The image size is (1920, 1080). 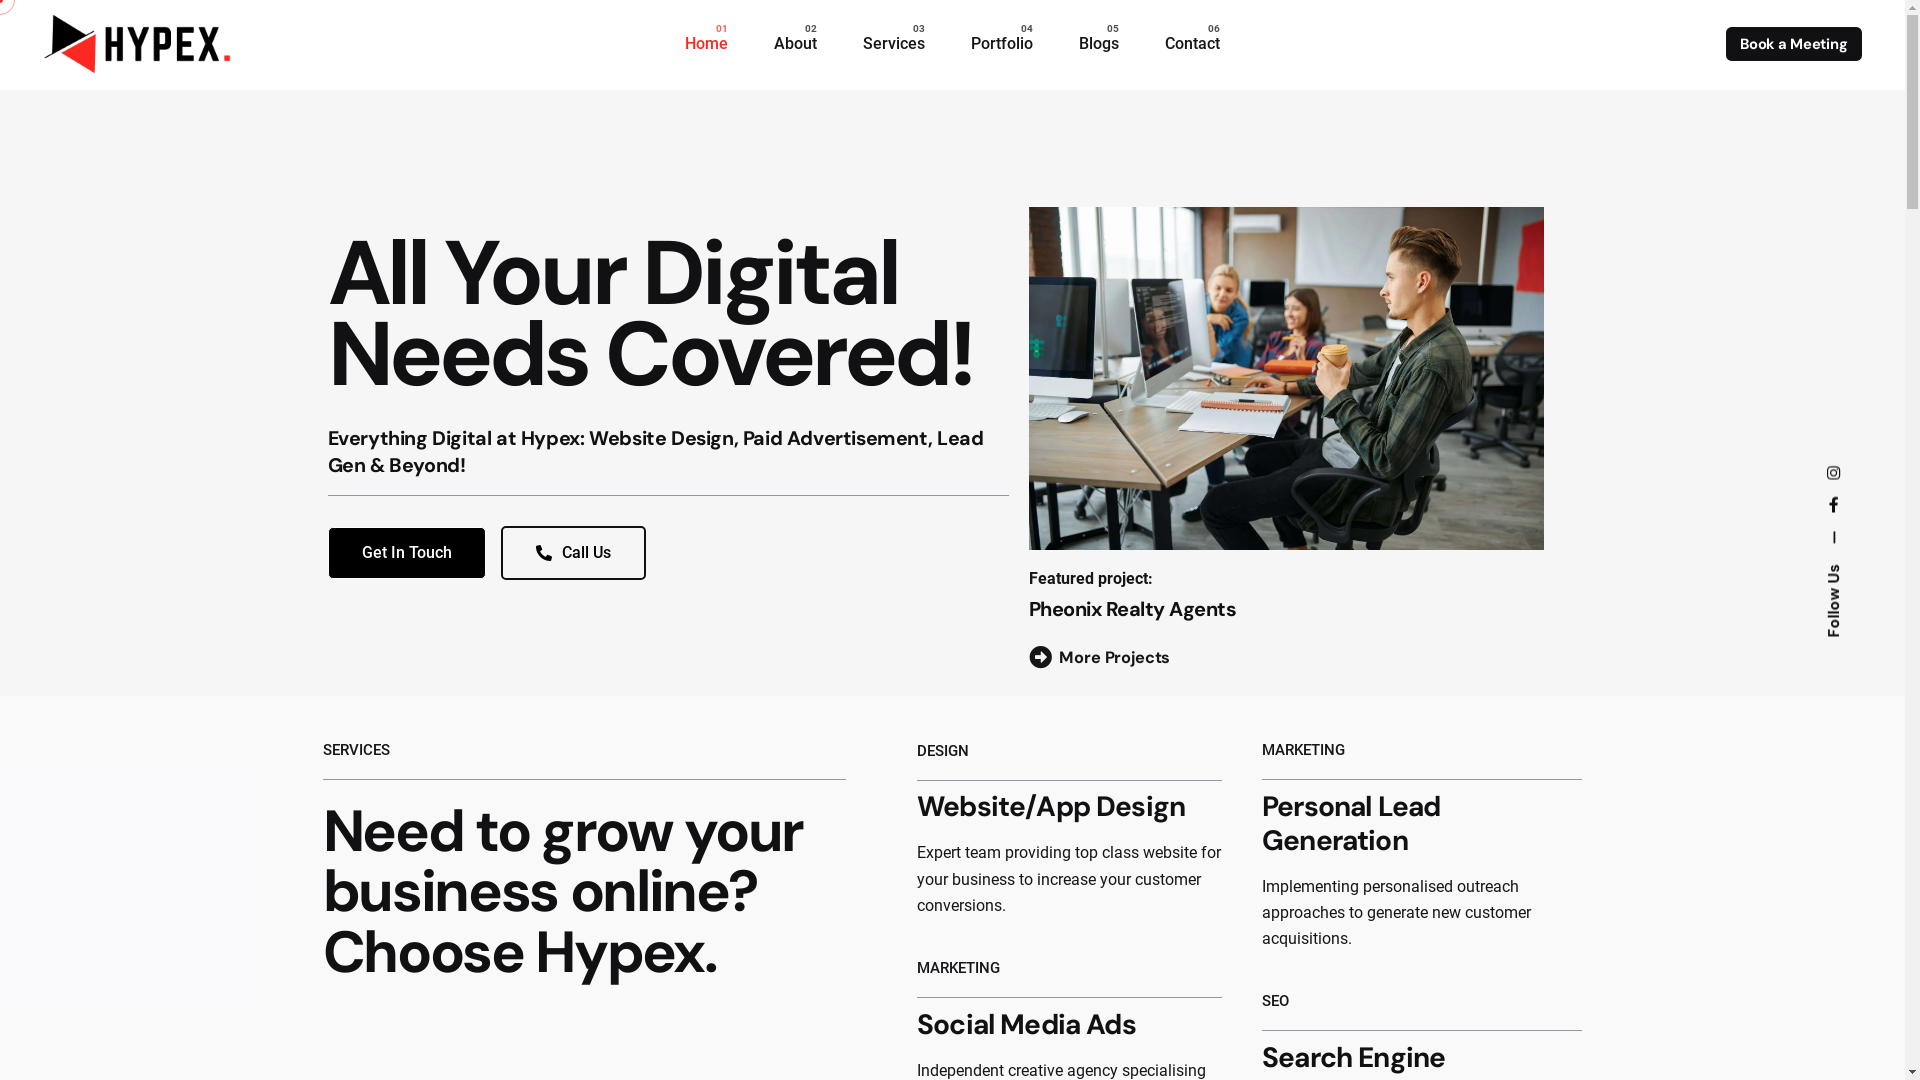 What do you see at coordinates (1132, 608) in the screenshot?
I see `'Pheonix Realty Agents'` at bounding box center [1132, 608].